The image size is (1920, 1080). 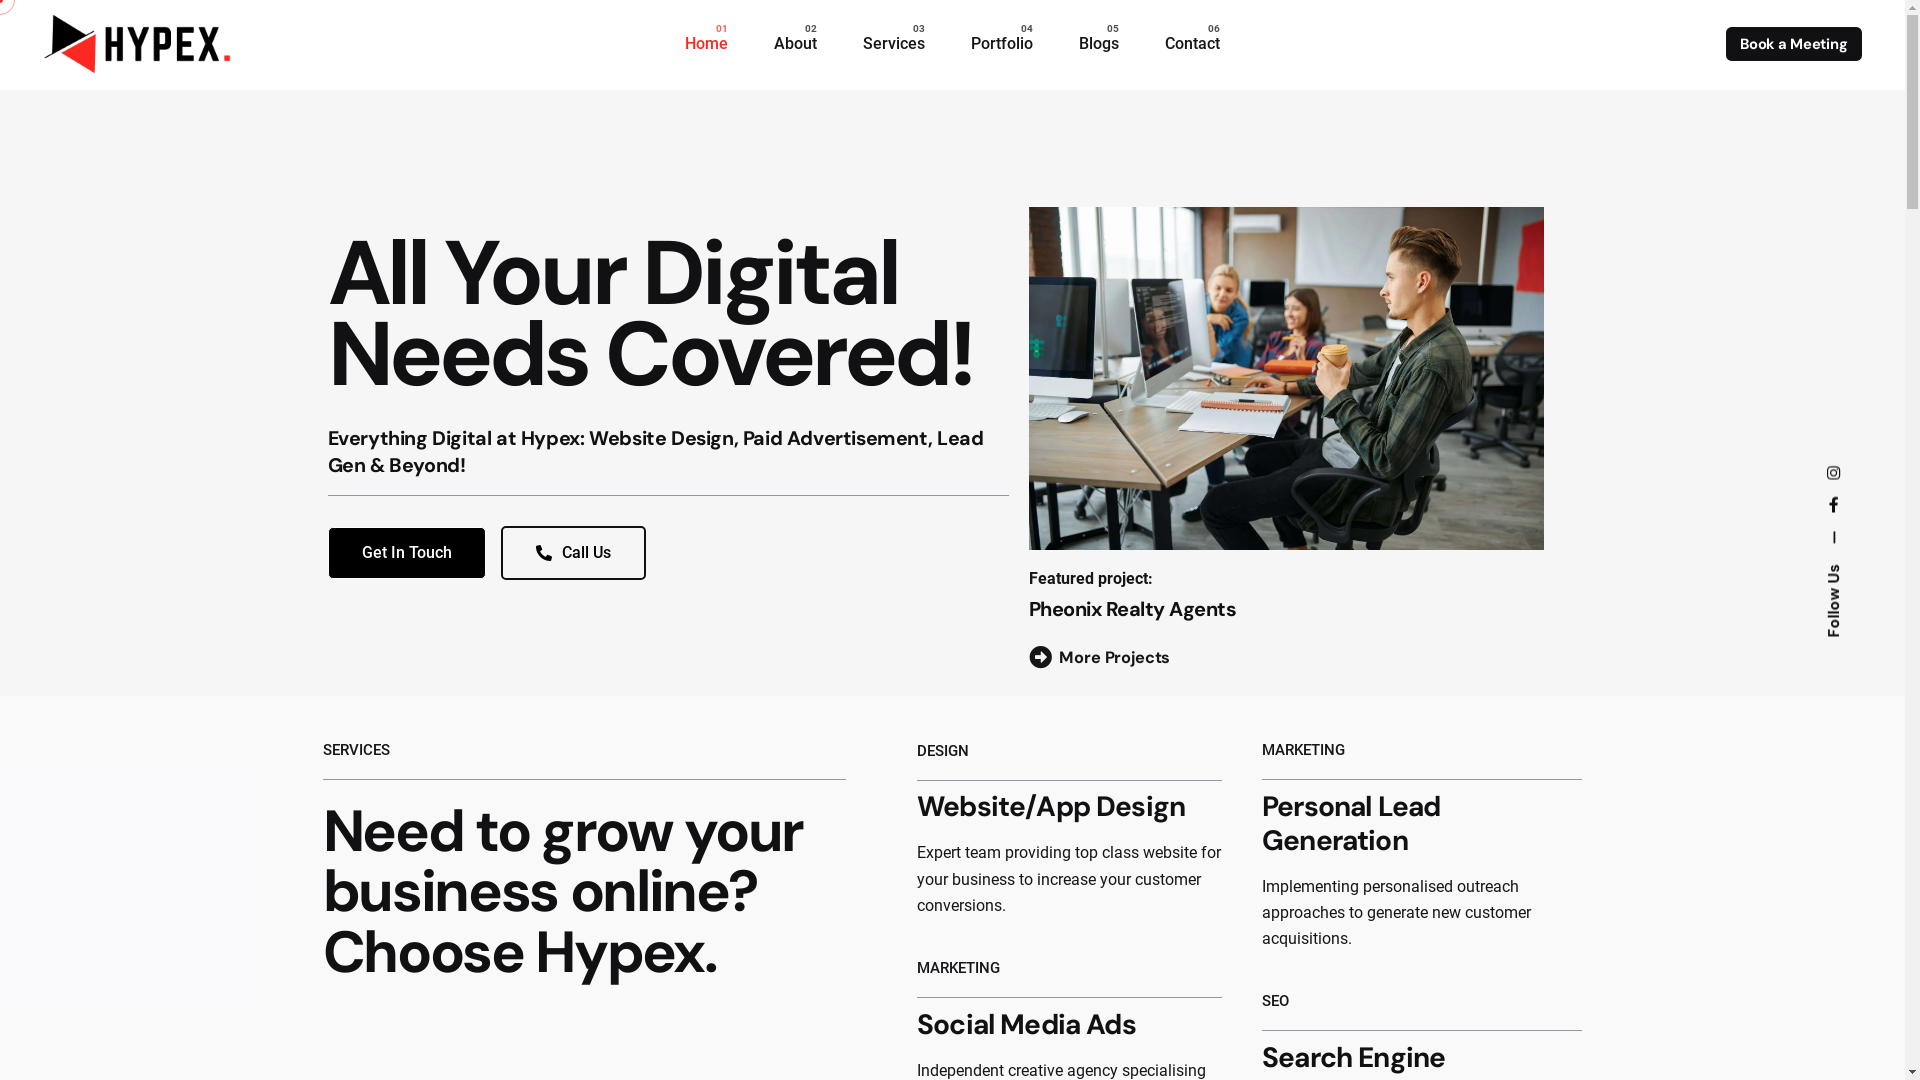 What do you see at coordinates (1132, 608) in the screenshot?
I see `'Pheonix Realty Agents'` at bounding box center [1132, 608].